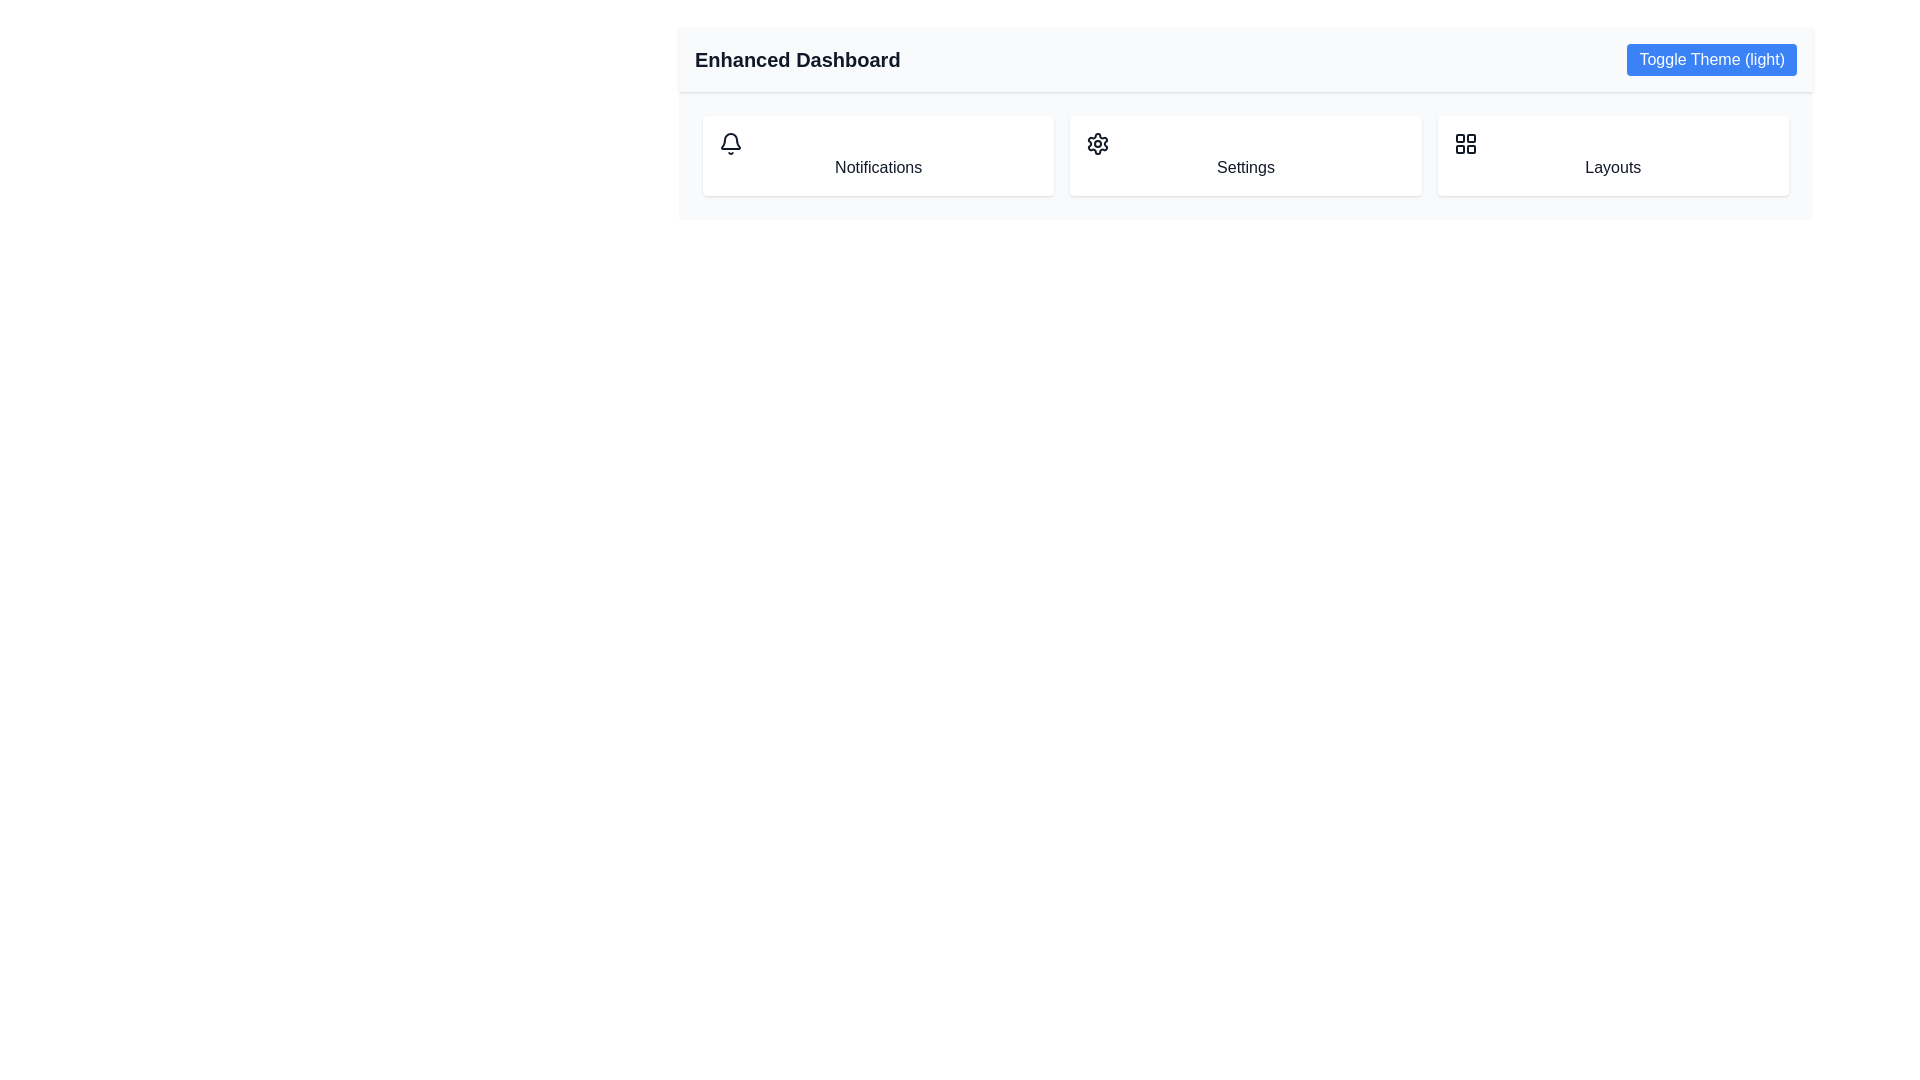 This screenshot has width=1920, height=1080. What do you see at coordinates (1097, 142) in the screenshot?
I see `the gear icon` at bounding box center [1097, 142].